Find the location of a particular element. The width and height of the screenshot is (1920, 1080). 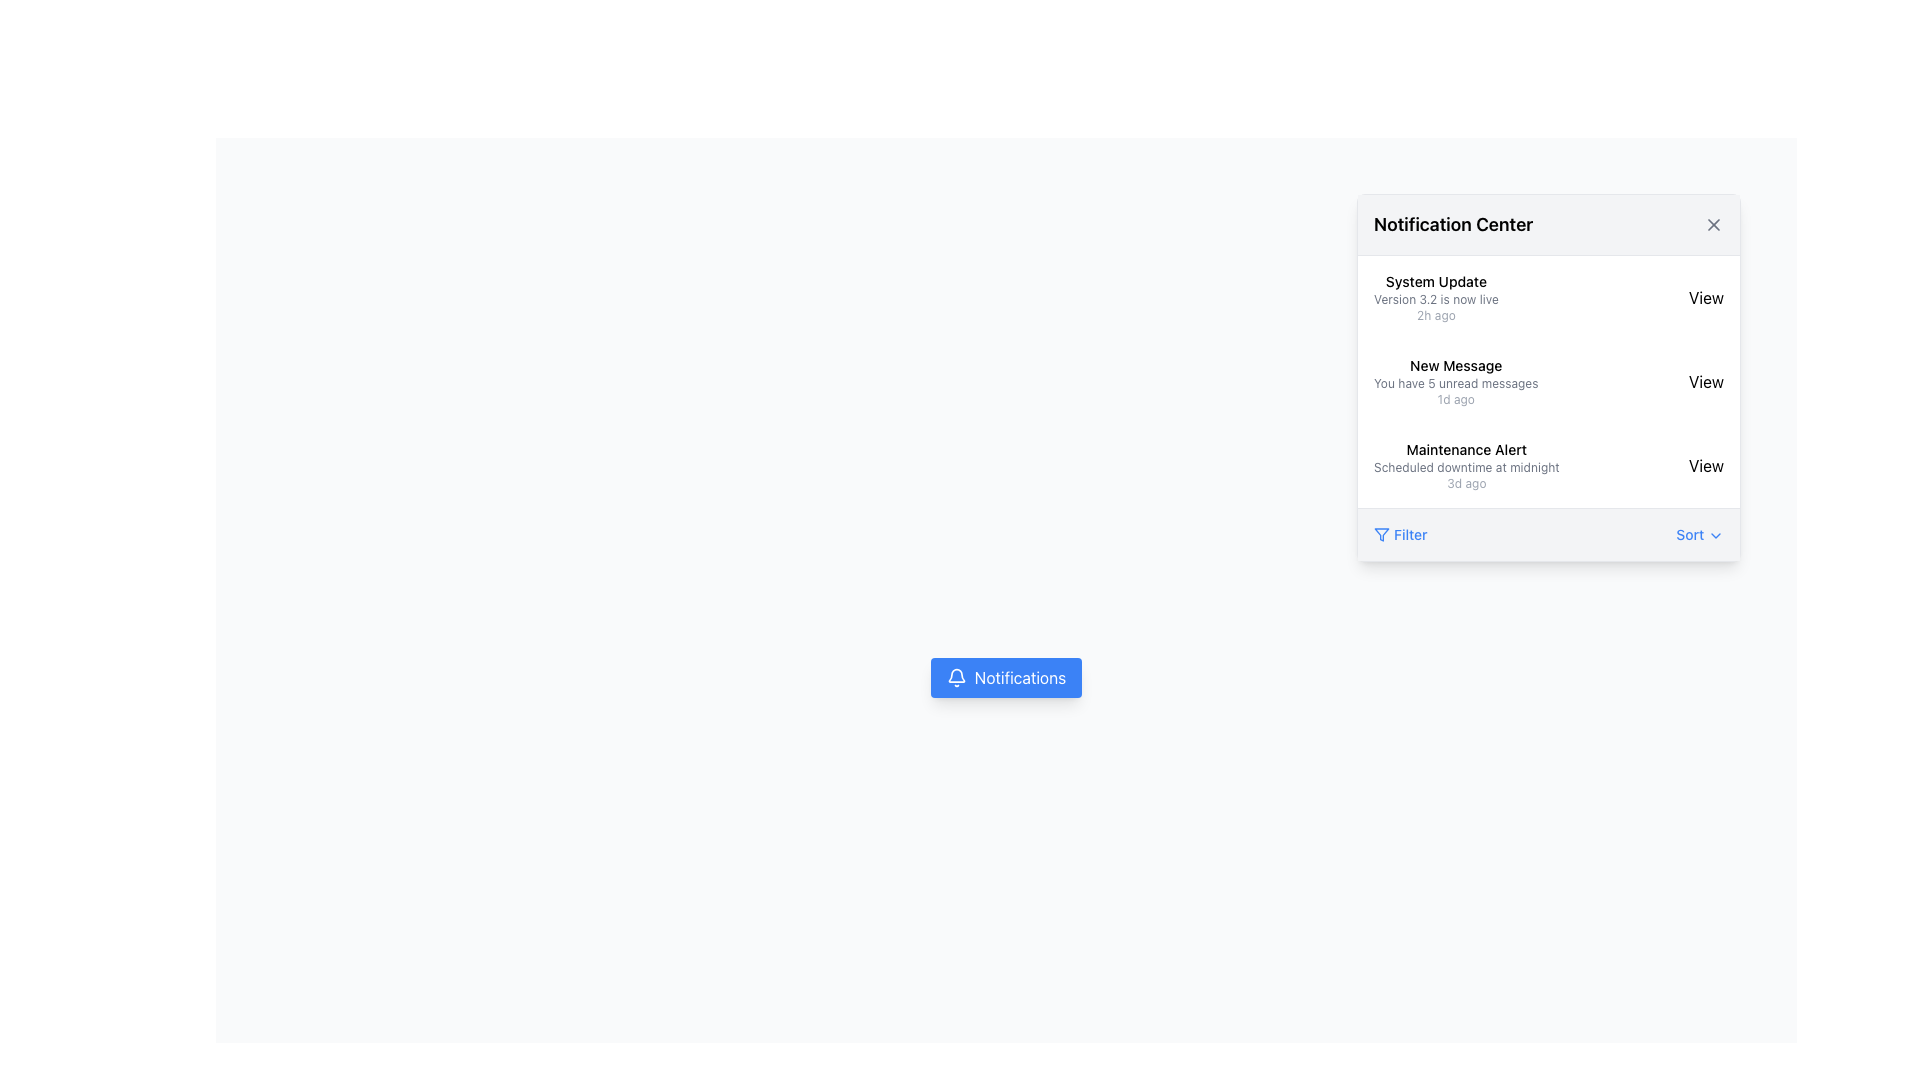

the text label reading 'You have 5 unread messages', which is styled in light gray font and located beneath the header 'New Message' in the notification panel is located at coordinates (1456, 384).